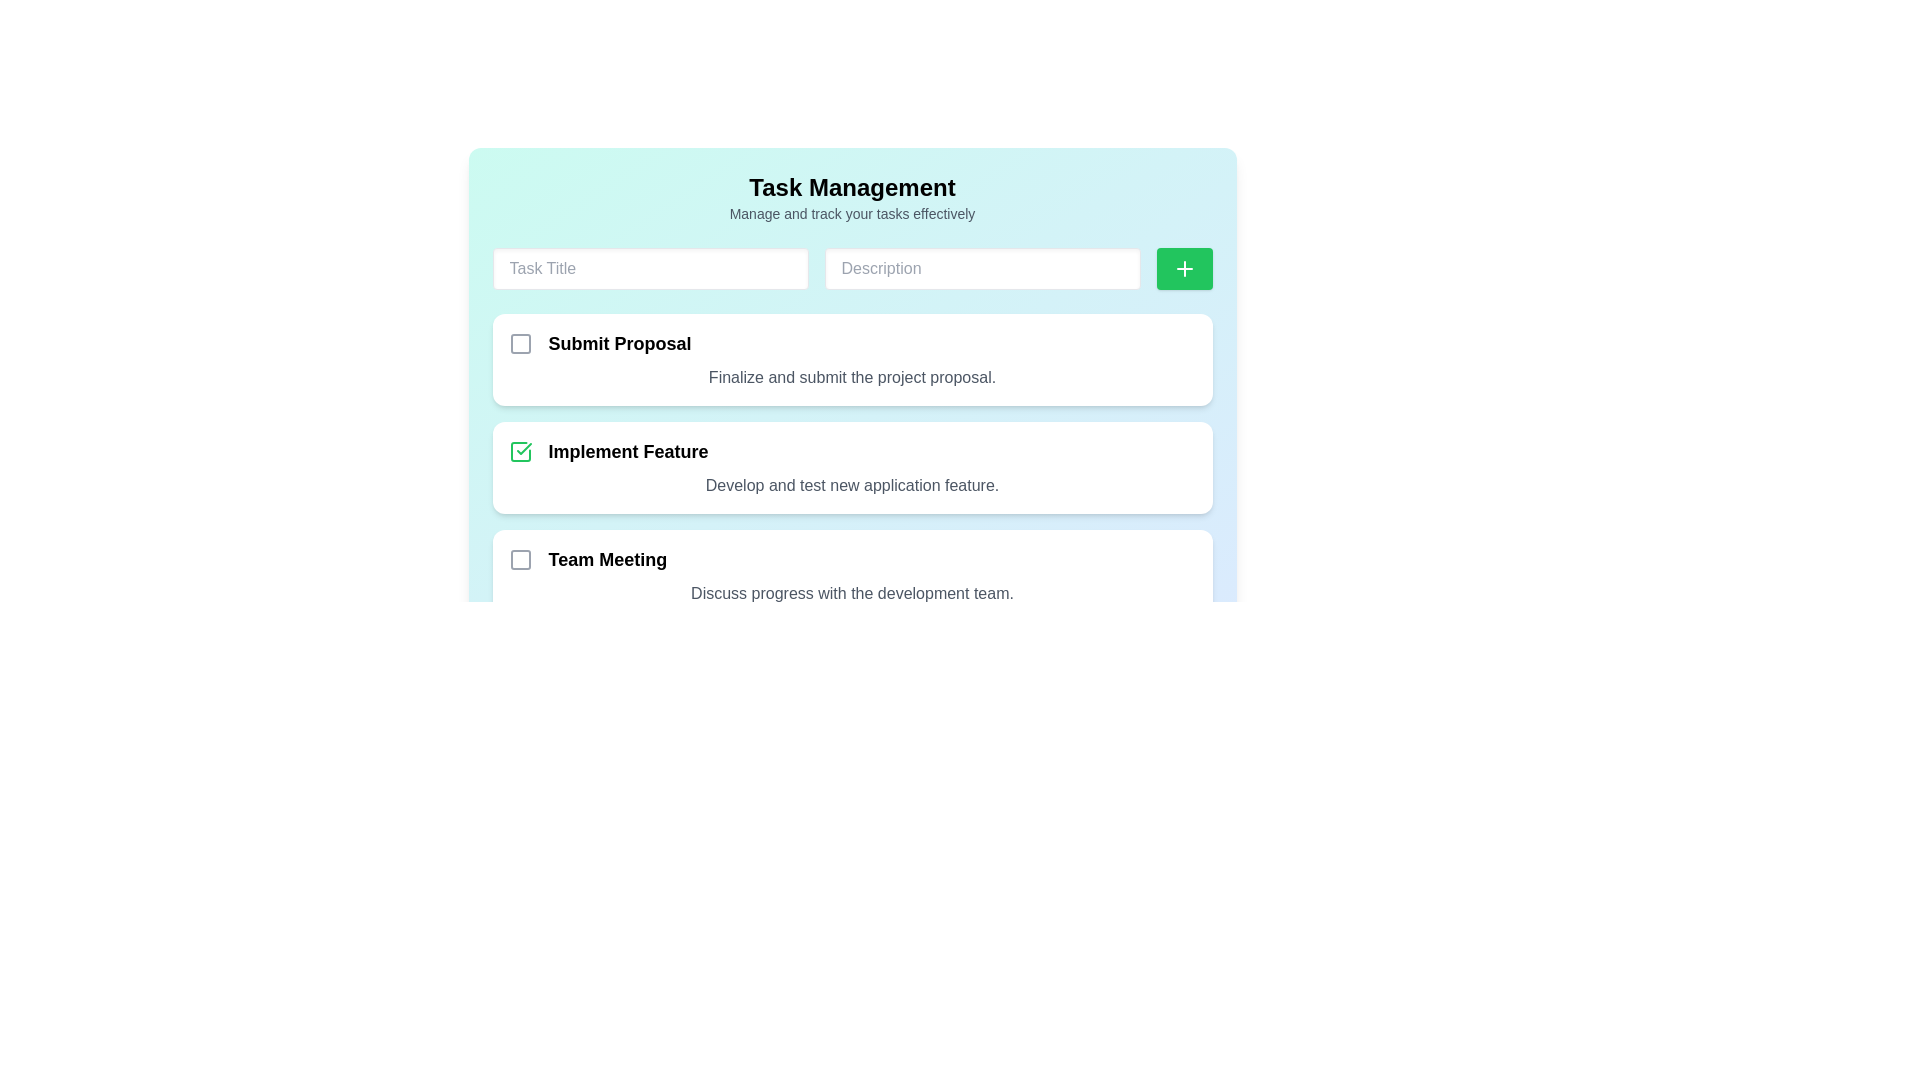 This screenshot has width=1920, height=1080. I want to click on the third task card in the vertical task list, so click(852, 575).